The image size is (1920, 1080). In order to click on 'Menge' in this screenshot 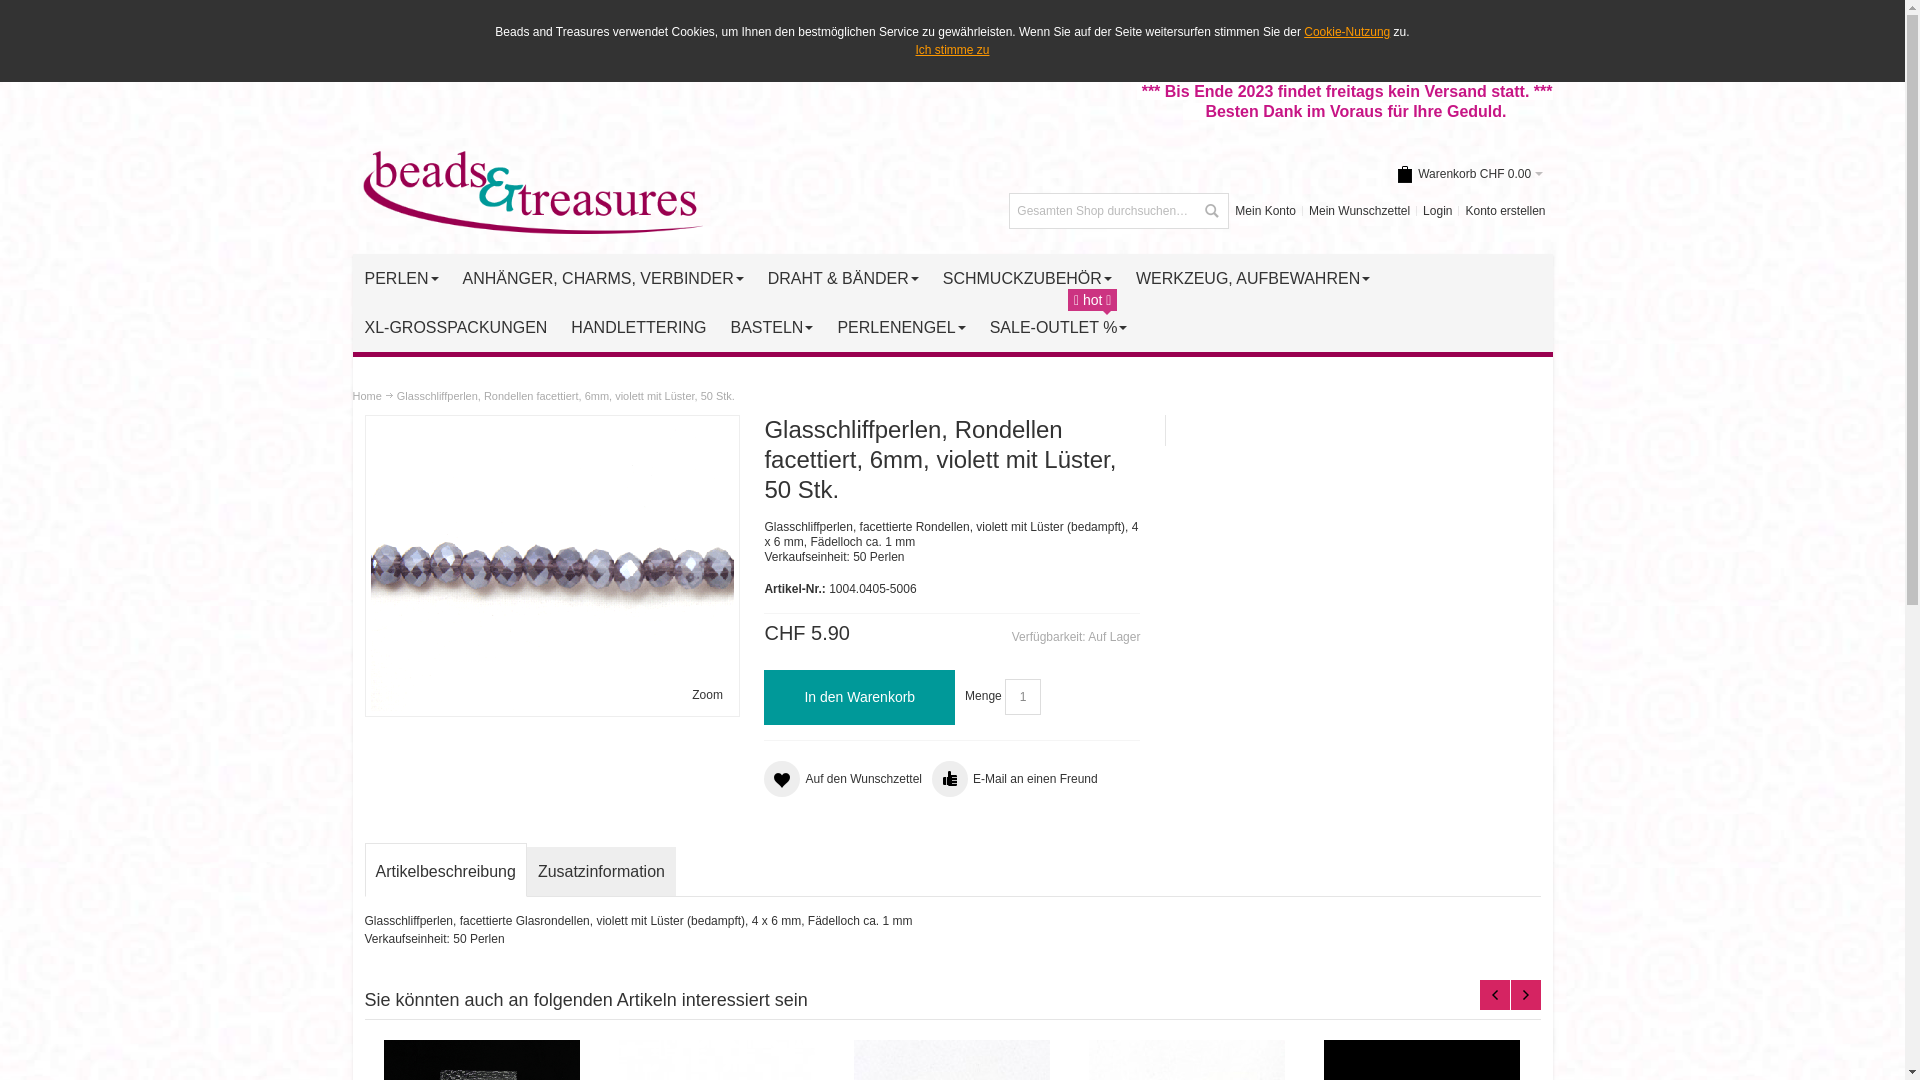, I will do `click(1022, 696)`.